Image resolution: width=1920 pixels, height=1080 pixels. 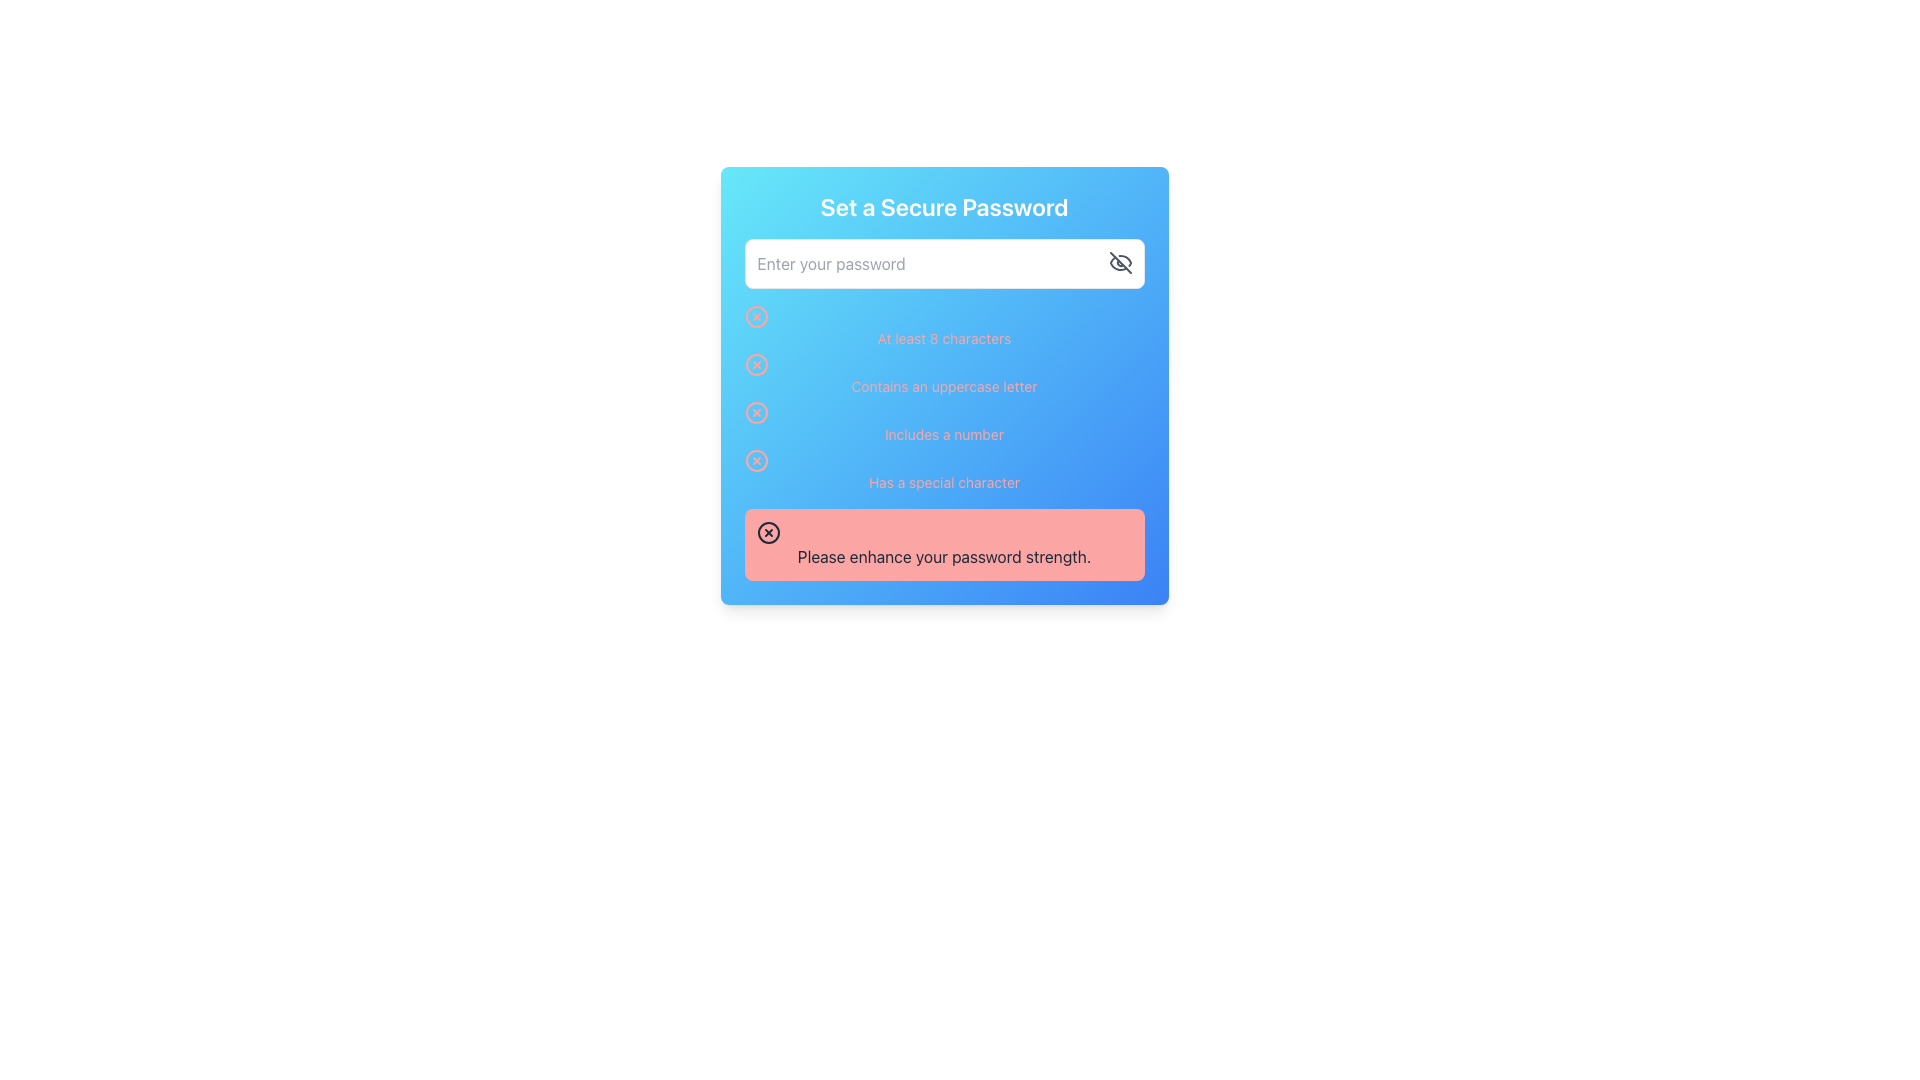 What do you see at coordinates (755, 365) in the screenshot?
I see `the SVG Circle Graphics icon that visually represents the password requirement, located next to the text 'At least 8 characters'` at bounding box center [755, 365].